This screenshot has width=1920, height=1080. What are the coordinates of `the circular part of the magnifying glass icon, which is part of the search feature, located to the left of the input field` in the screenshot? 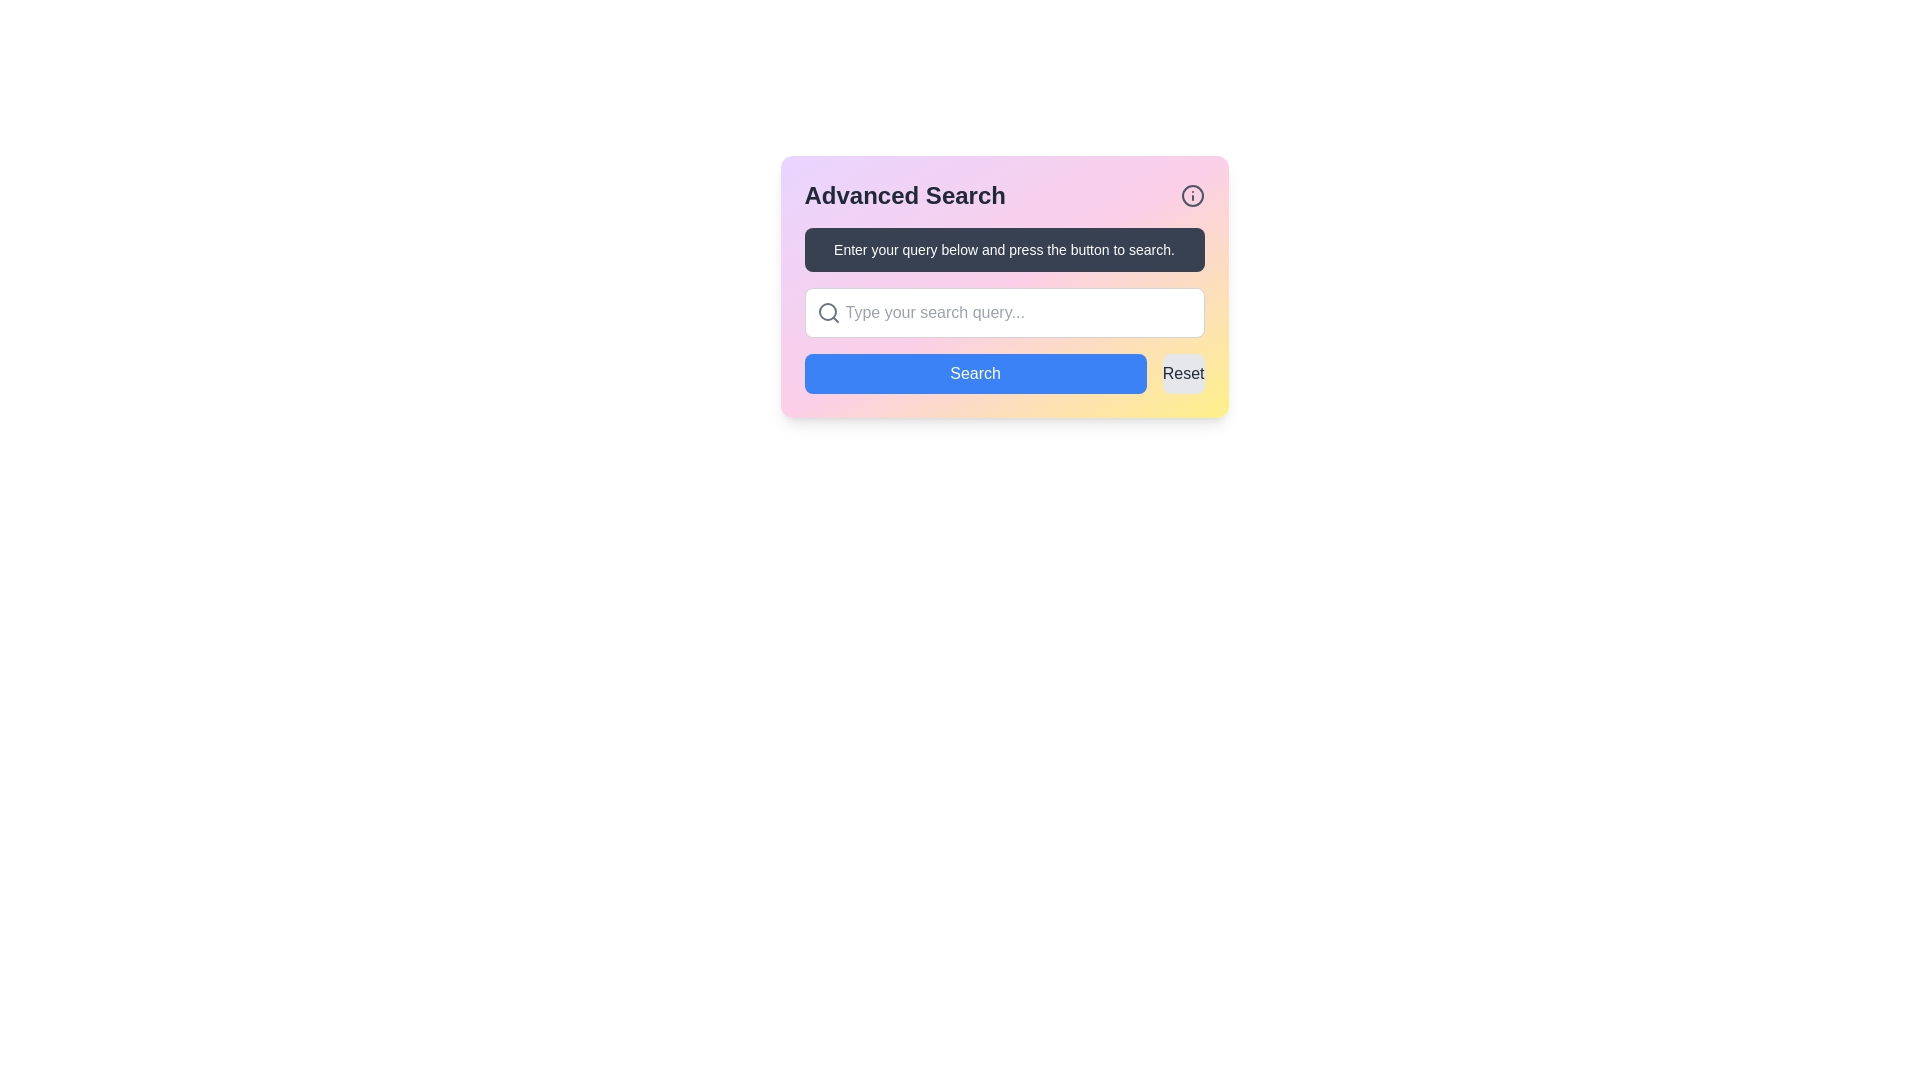 It's located at (827, 312).